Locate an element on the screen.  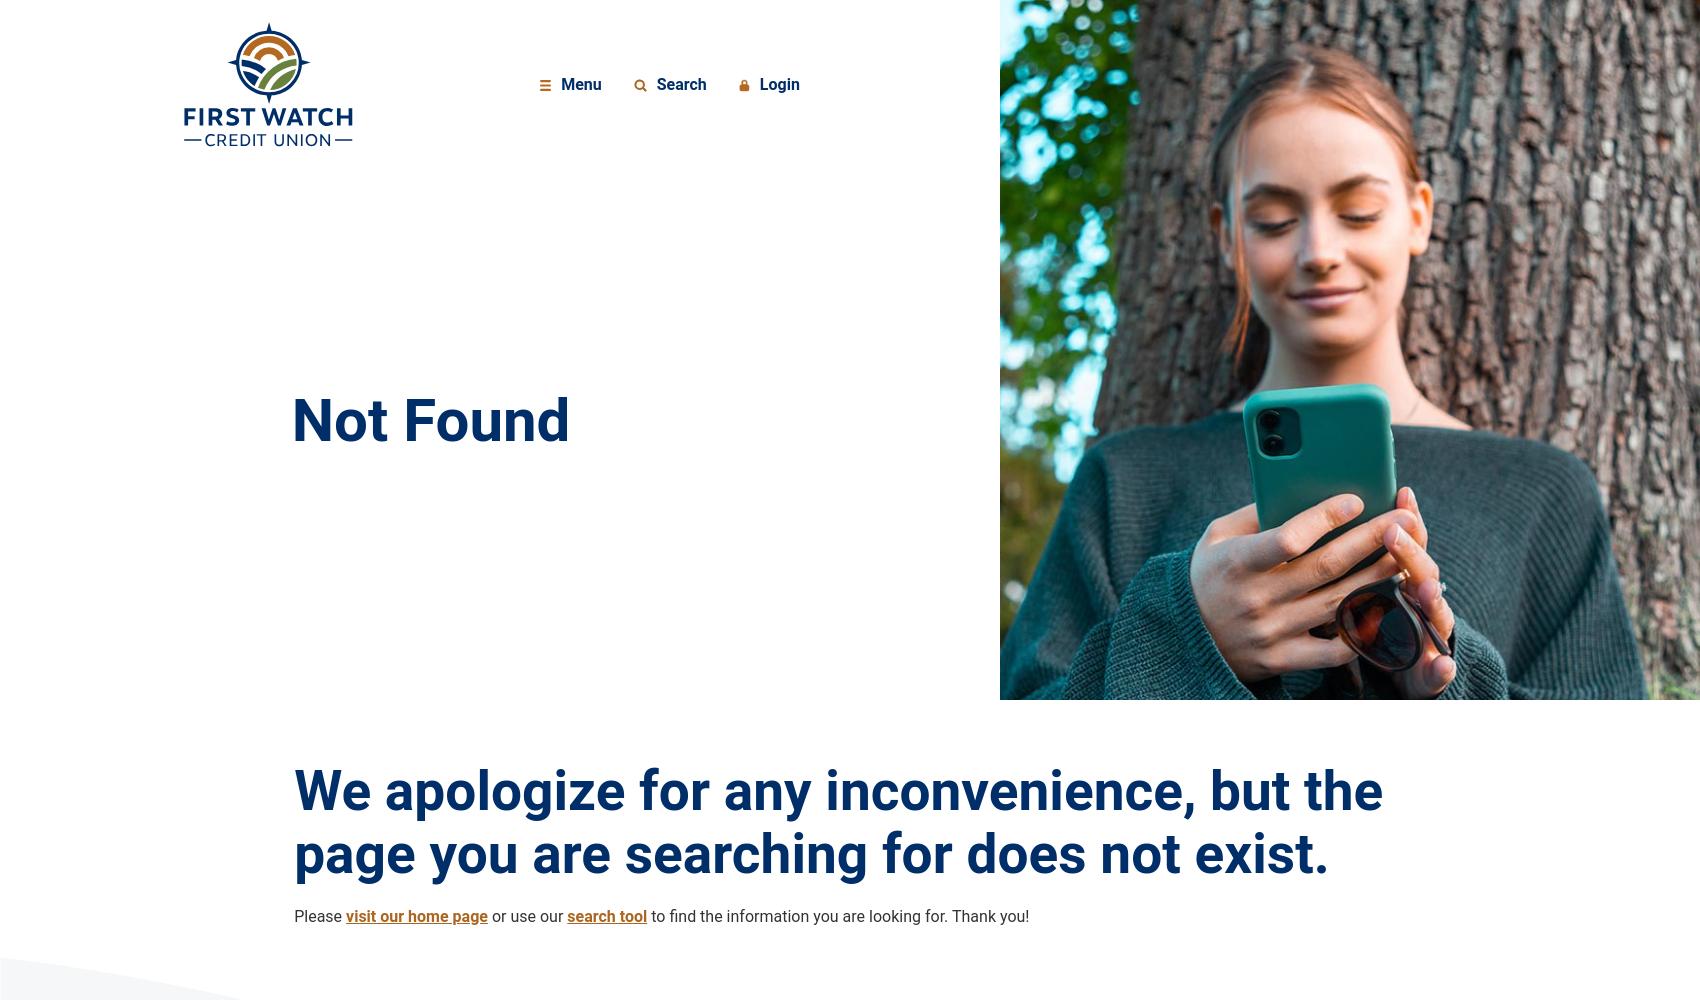
'search tool' is located at coordinates (606, 915).